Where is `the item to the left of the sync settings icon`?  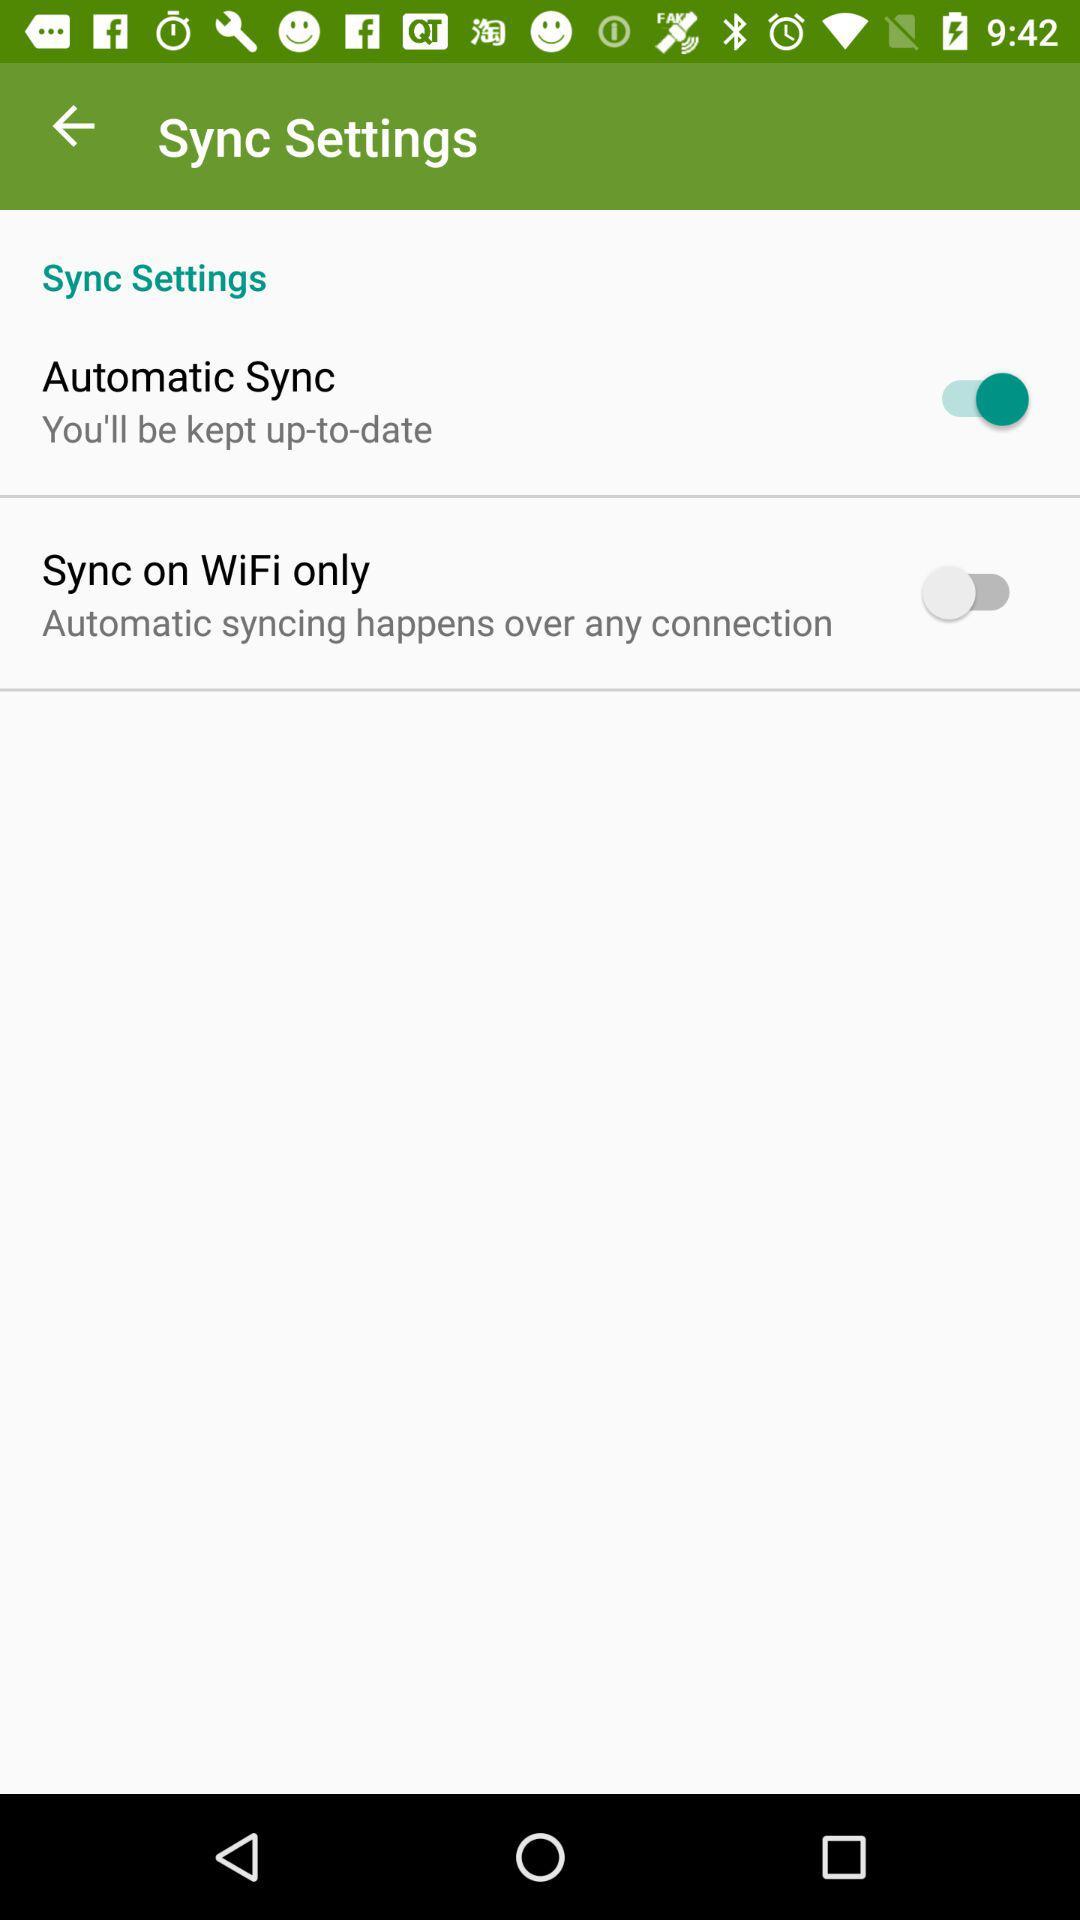 the item to the left of the sync settings icon is located at coordinates (72, 130).